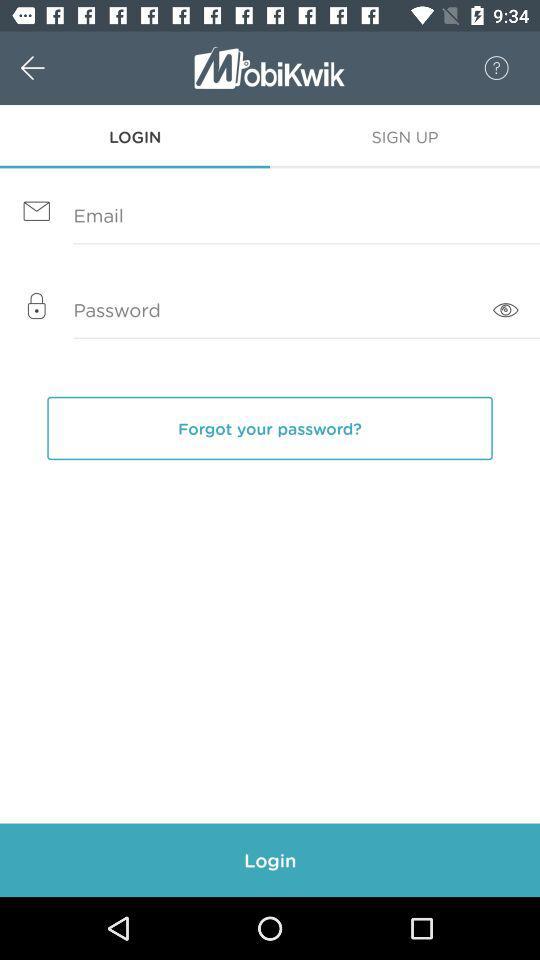 The height and width of the screenshot is (960, 540). What do you see at coordinates (504, 310) in the screenshot?
I see `the item to the right of y item` at bounding box center [504, 310].